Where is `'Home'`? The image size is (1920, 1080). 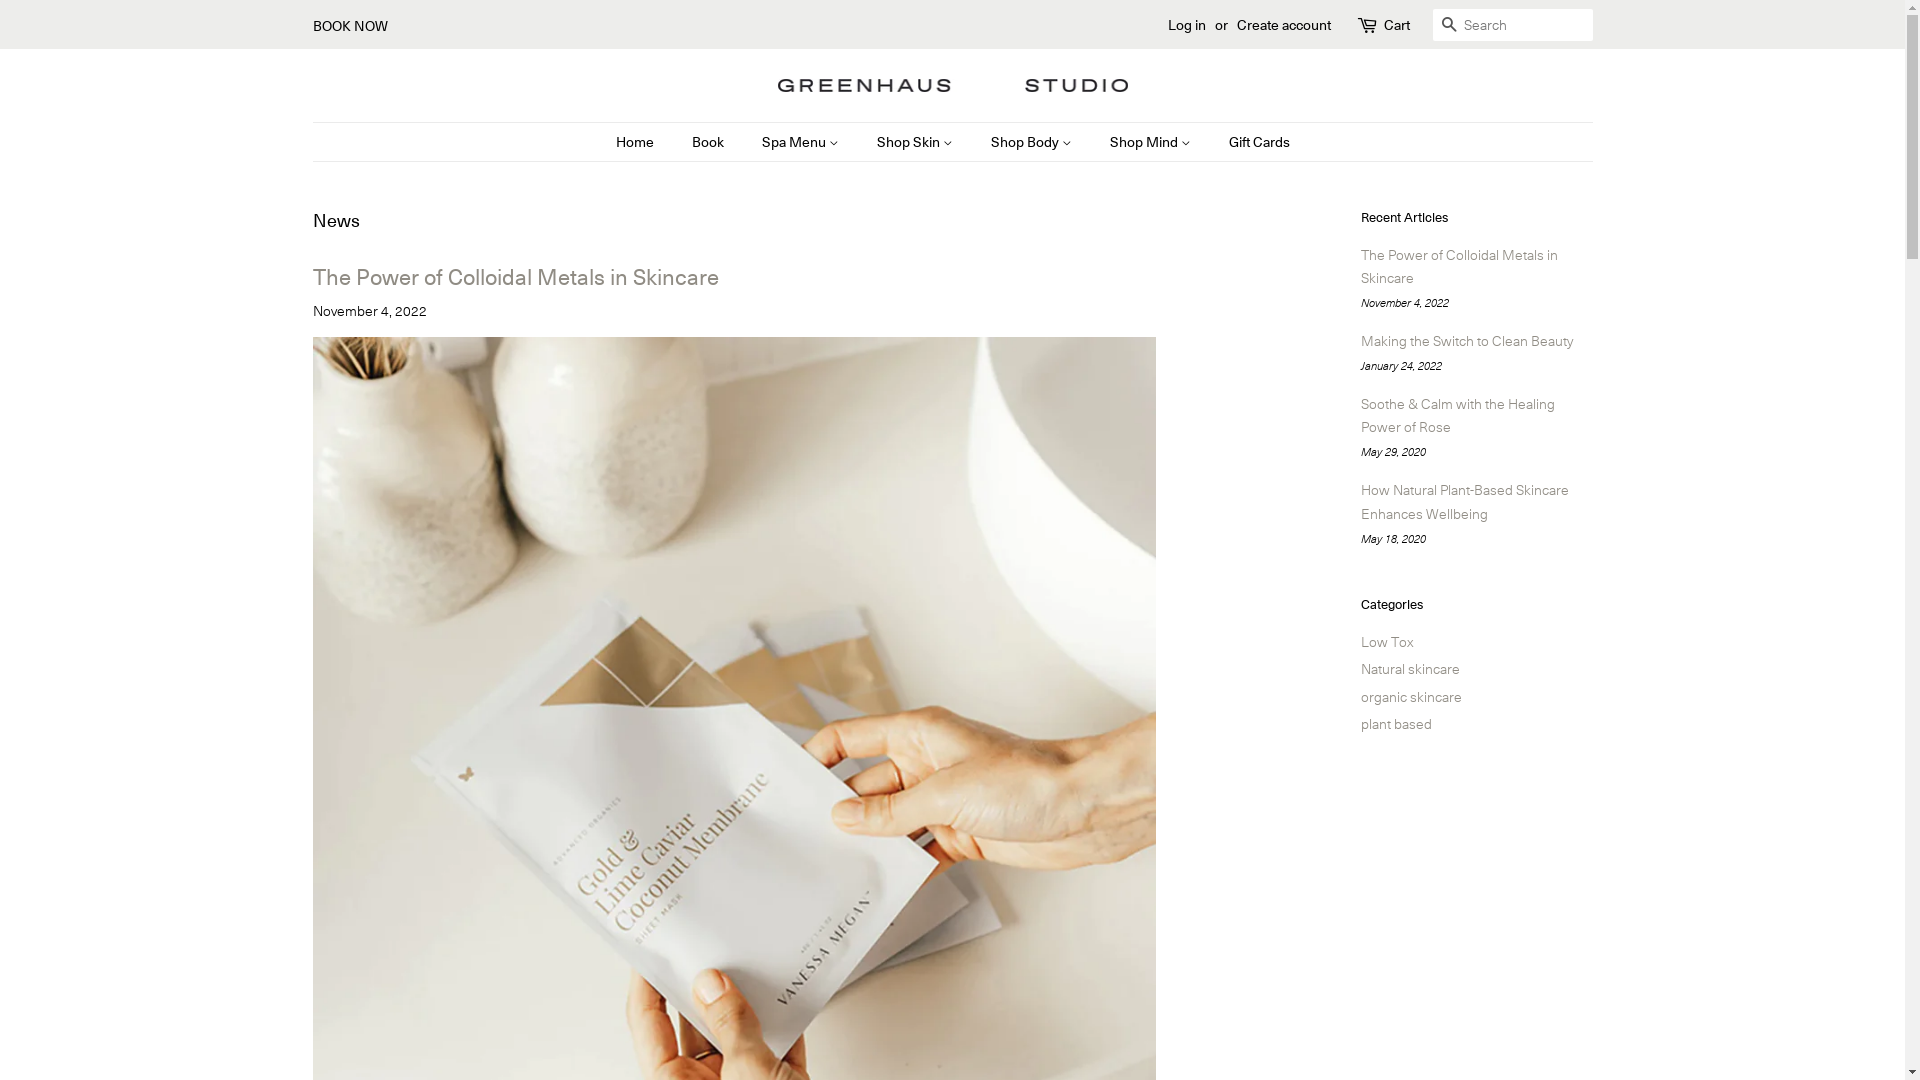 'Home' is located at coordinates (614, 141).